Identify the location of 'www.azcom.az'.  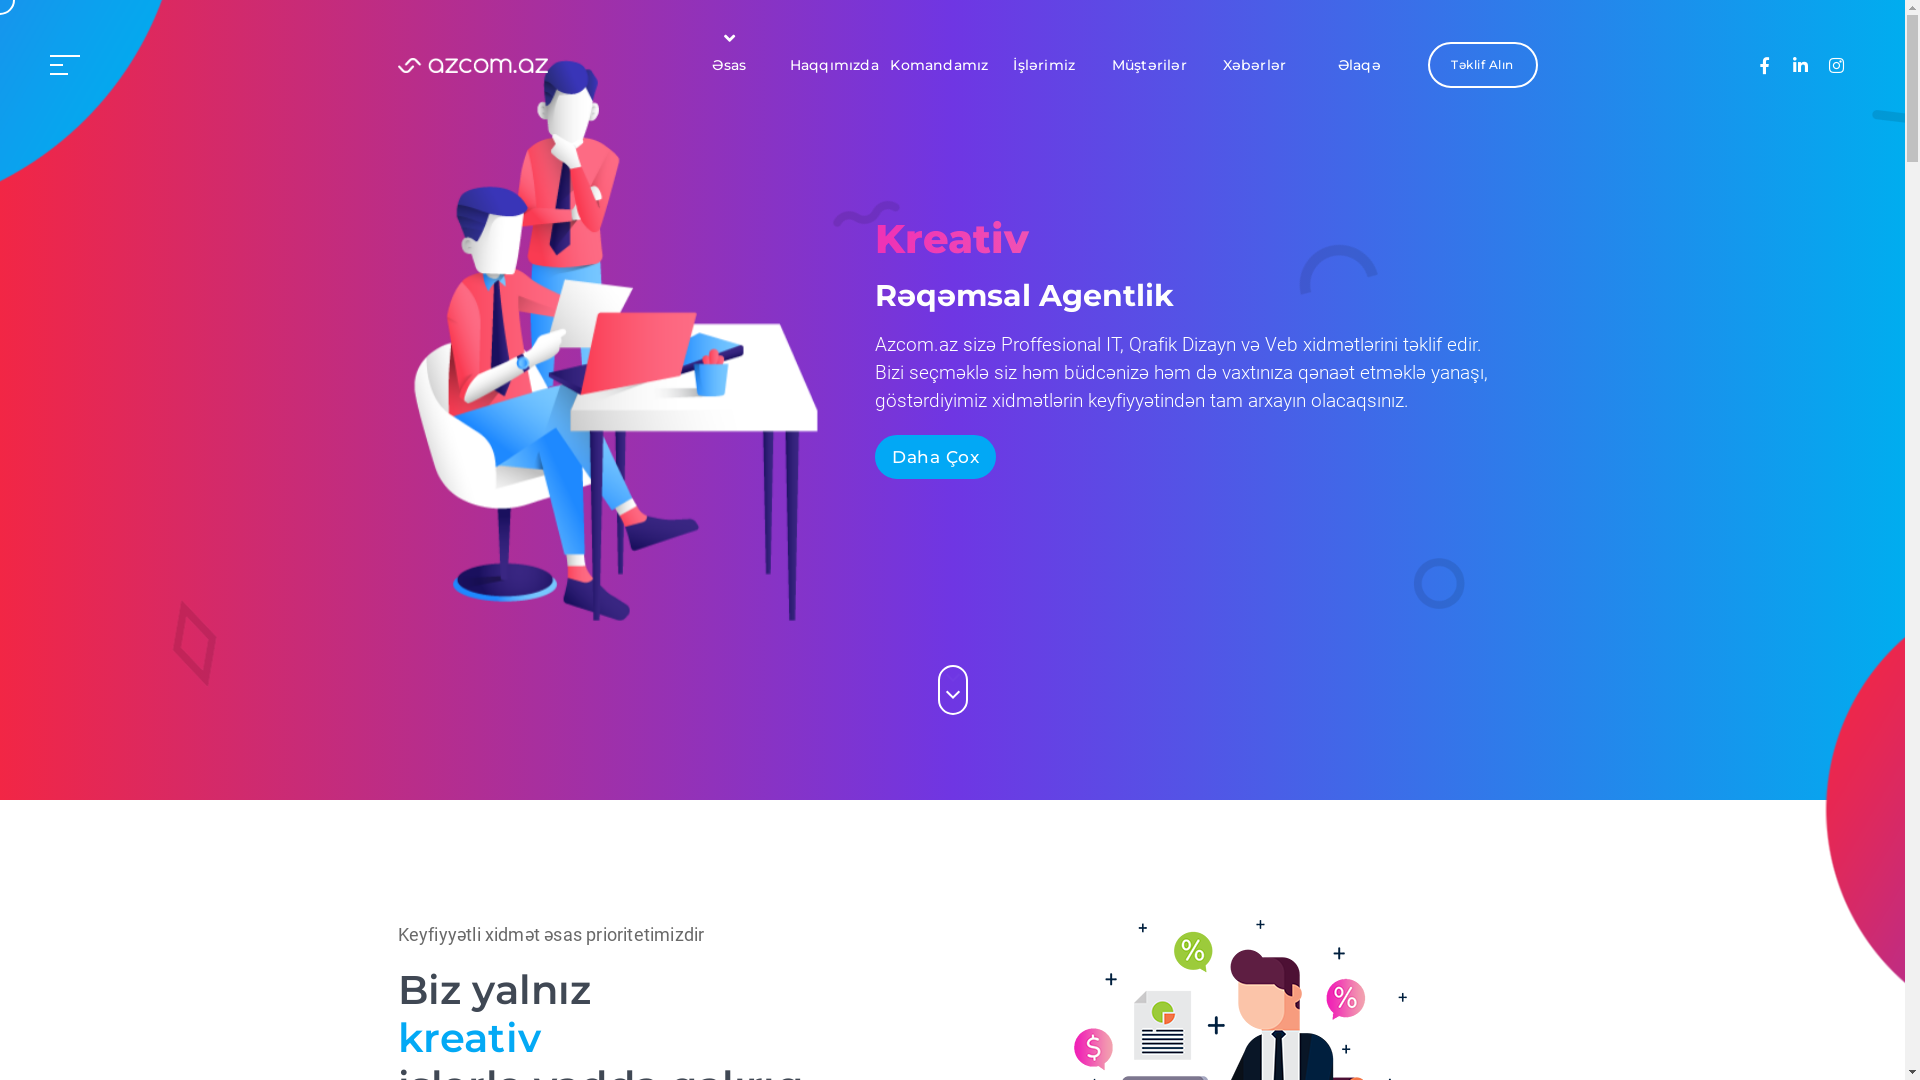
(472, 64).